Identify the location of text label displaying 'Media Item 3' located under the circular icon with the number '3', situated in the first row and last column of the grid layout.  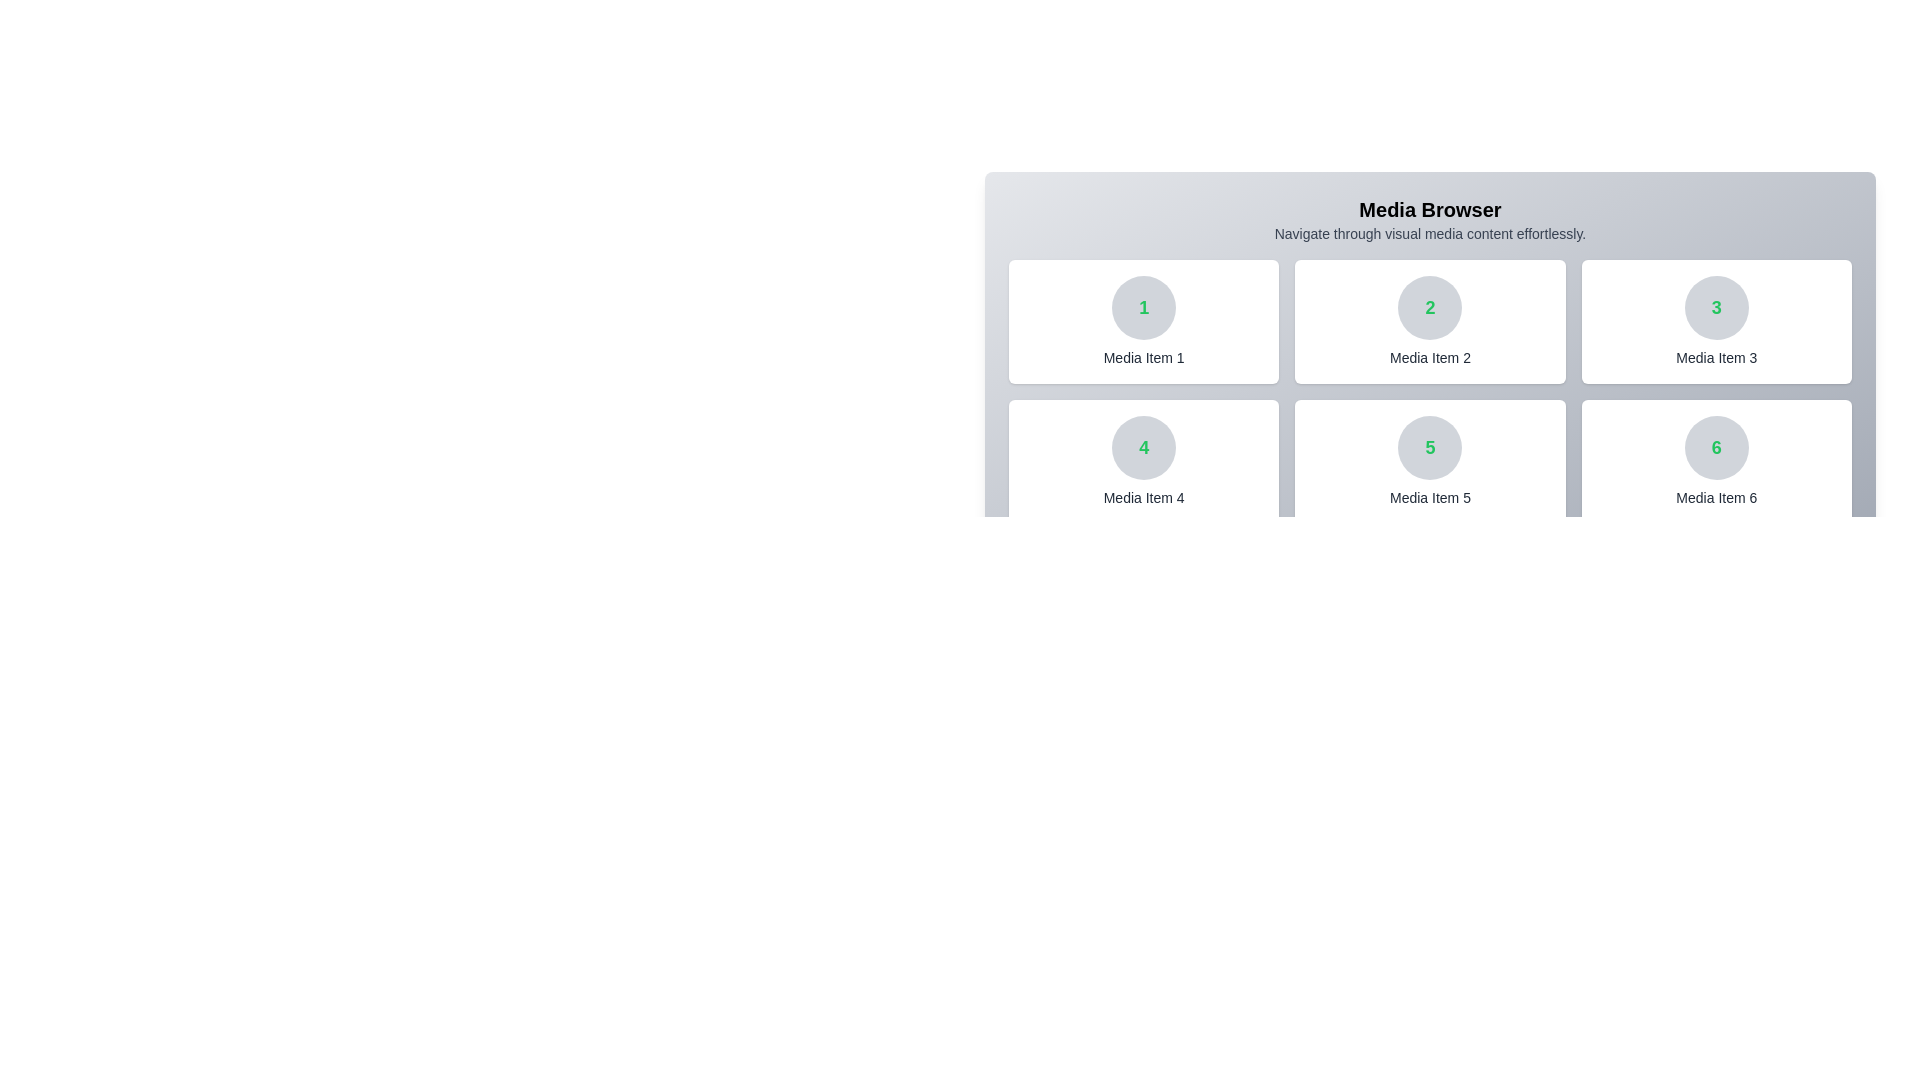
(1715, 357).